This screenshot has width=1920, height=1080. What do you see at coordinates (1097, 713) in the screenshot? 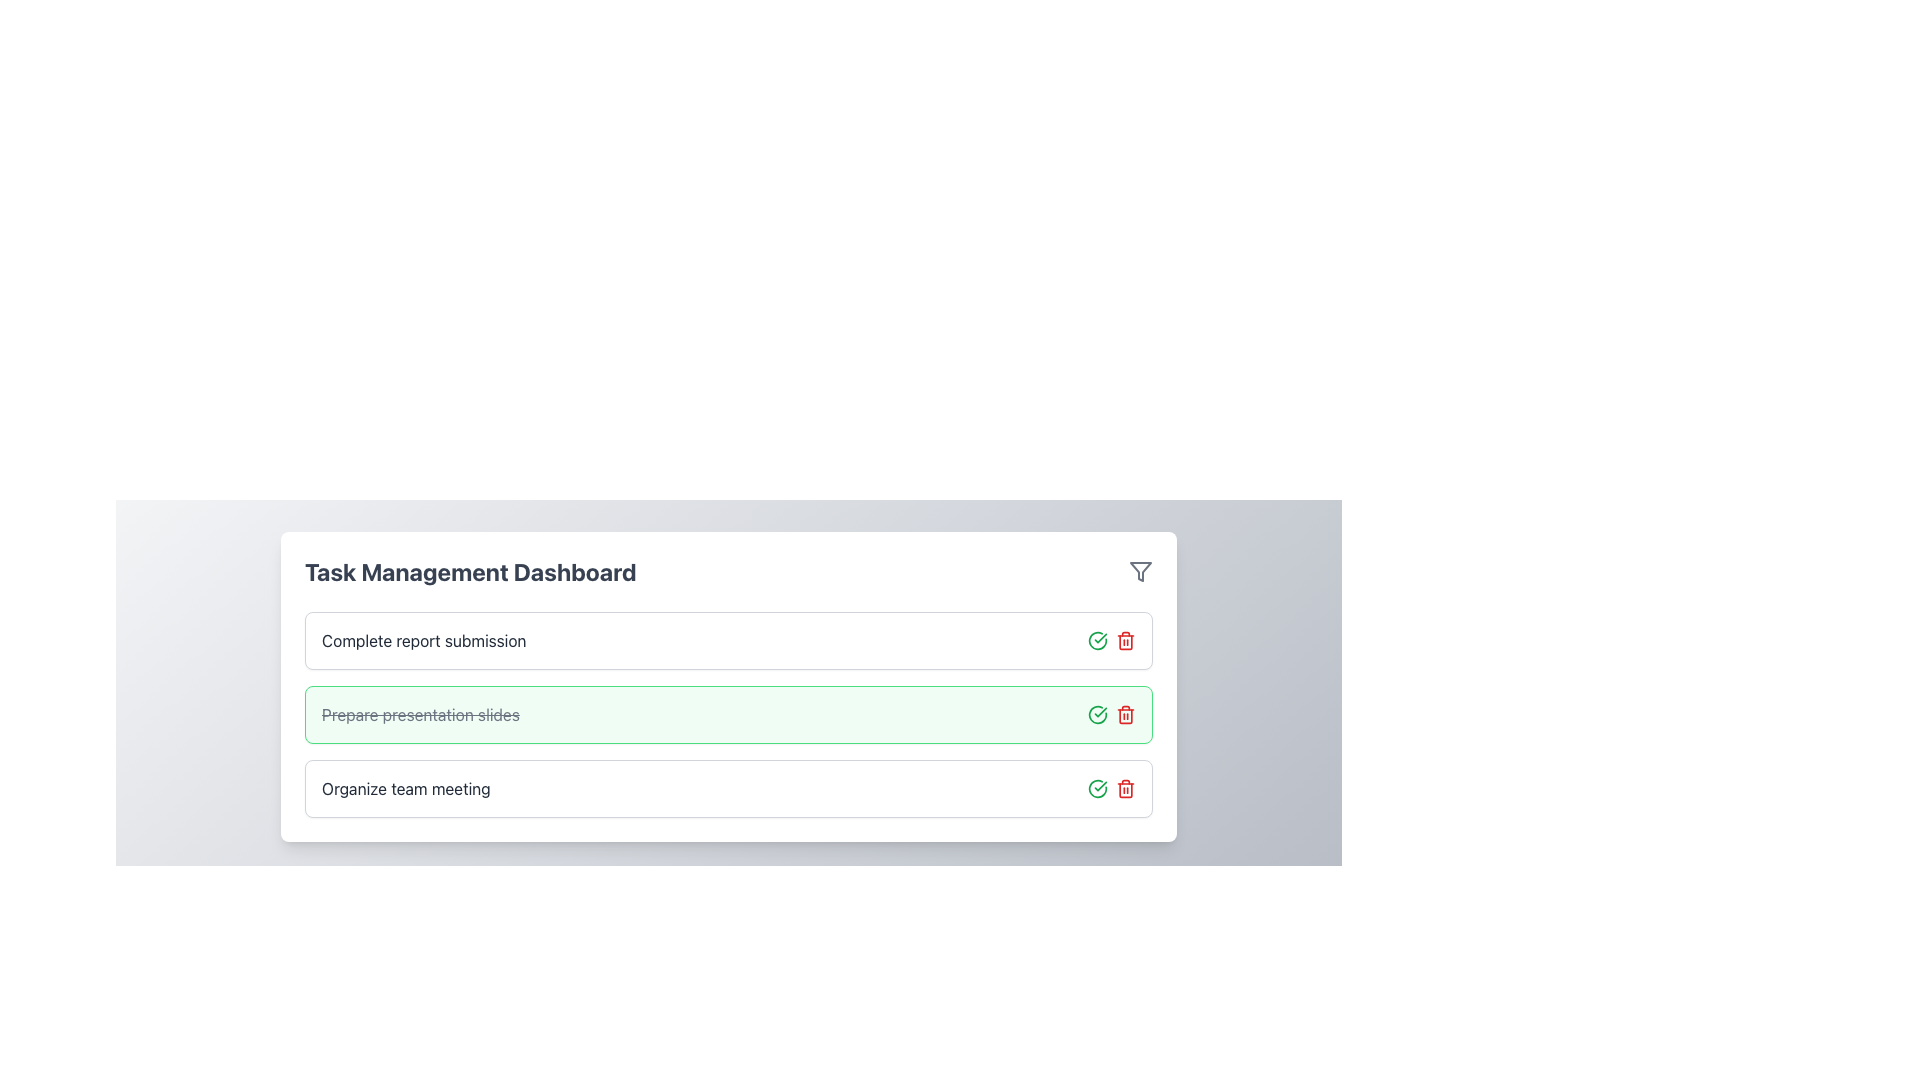
I see `the completion indicator icon for the task 'Prepare presentation slides' located in the interactive icons group on the right side of the second task row` at bounding box center [1097, 713].